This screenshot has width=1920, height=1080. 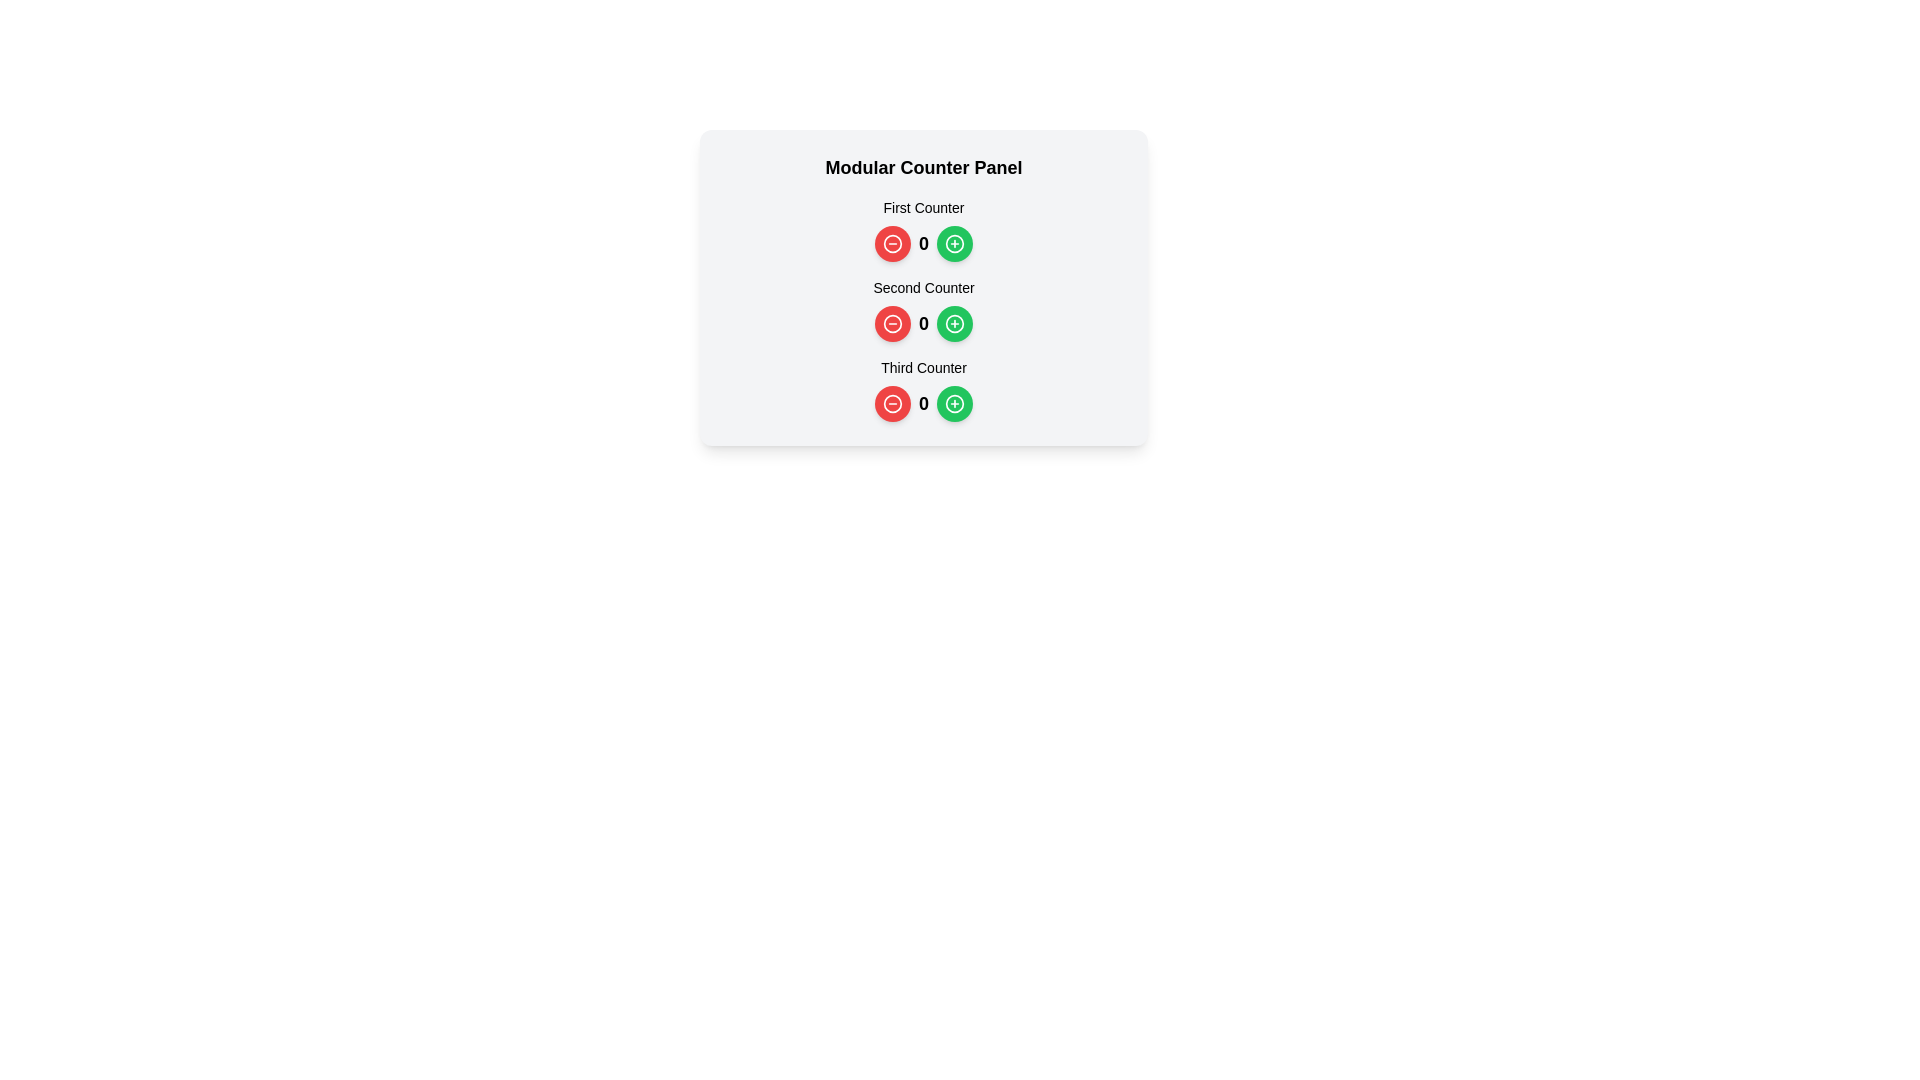 I want to click on the circular red button with a white minus symbol to decrease the counter value, located in the first row of the counter panel section, so click(x=891, y=242).